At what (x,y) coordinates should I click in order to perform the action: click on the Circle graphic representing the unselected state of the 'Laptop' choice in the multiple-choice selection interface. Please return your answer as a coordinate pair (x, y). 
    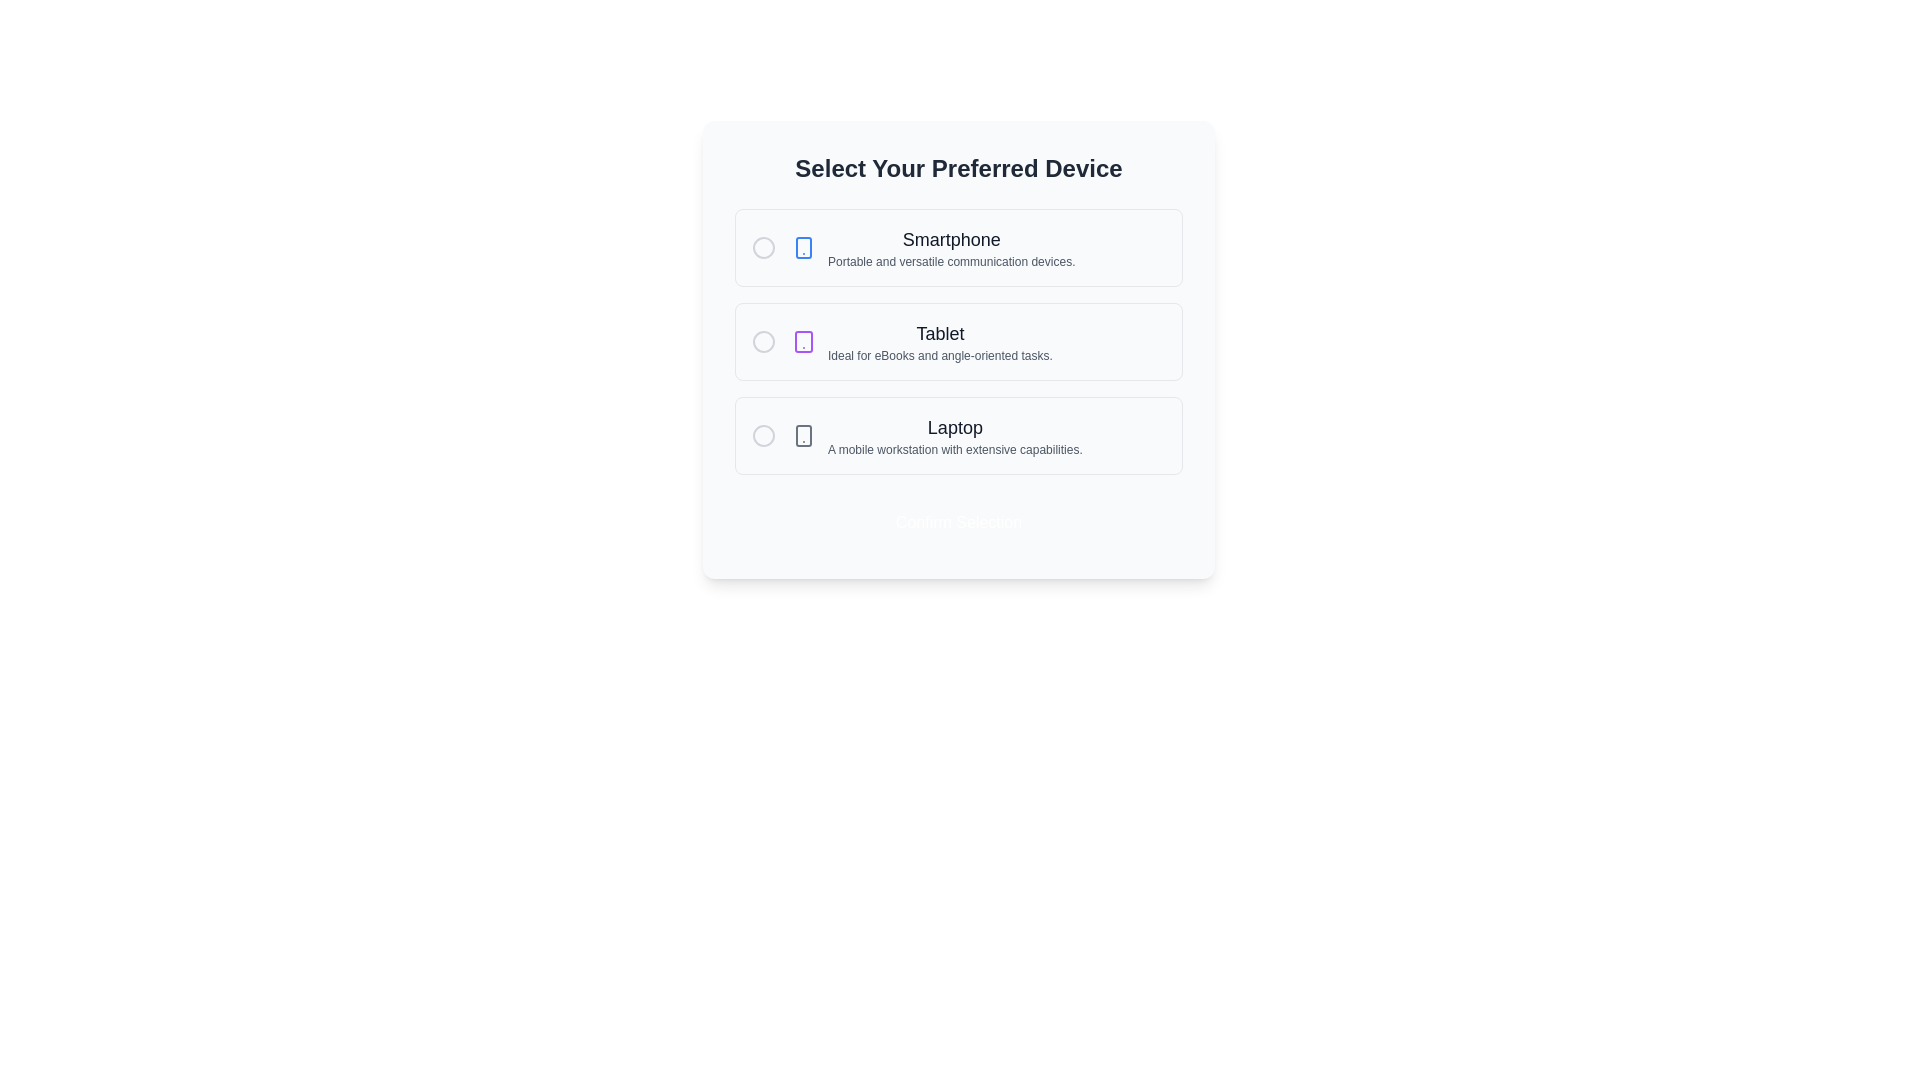
    Looking at the image, I should click on (762, 434).